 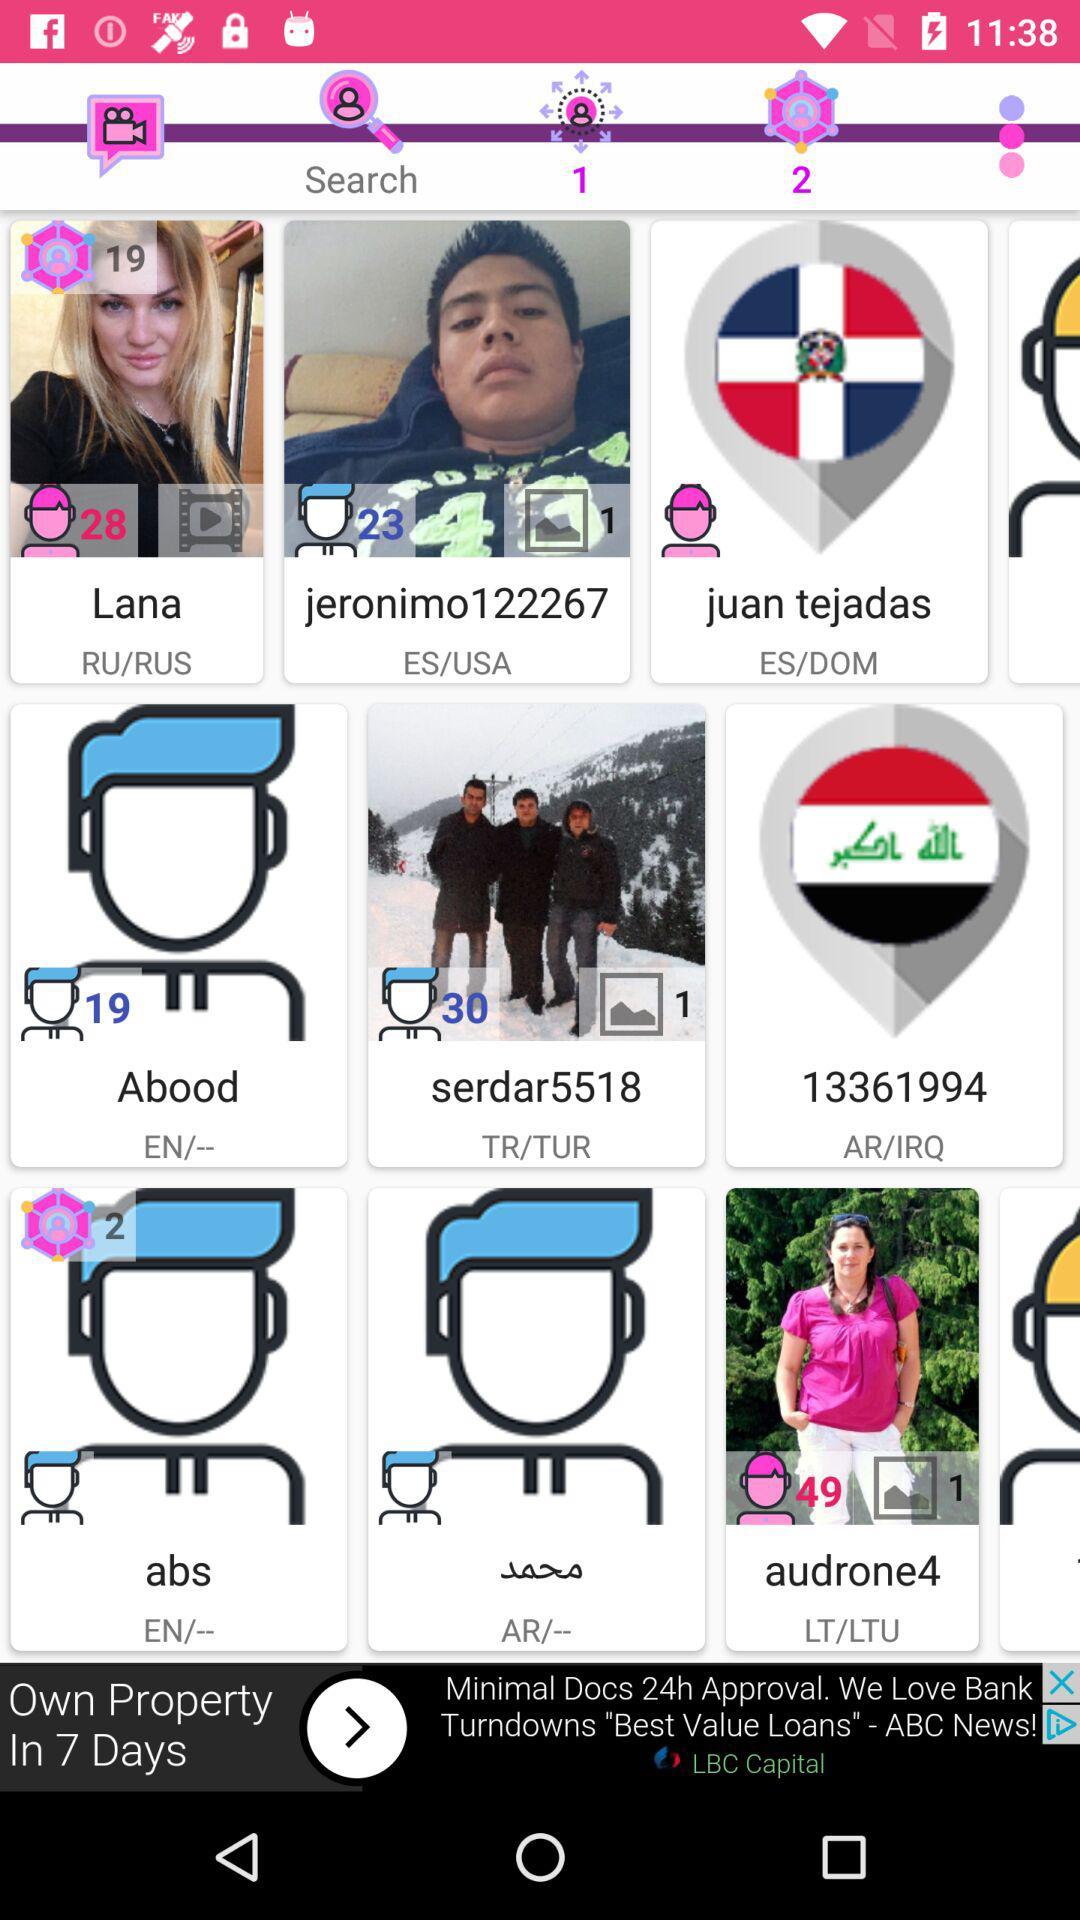 What do you see at coordinates (852, 1356) in the screenshot?
I see `click audrone4` at bounding box center [852, 1356].